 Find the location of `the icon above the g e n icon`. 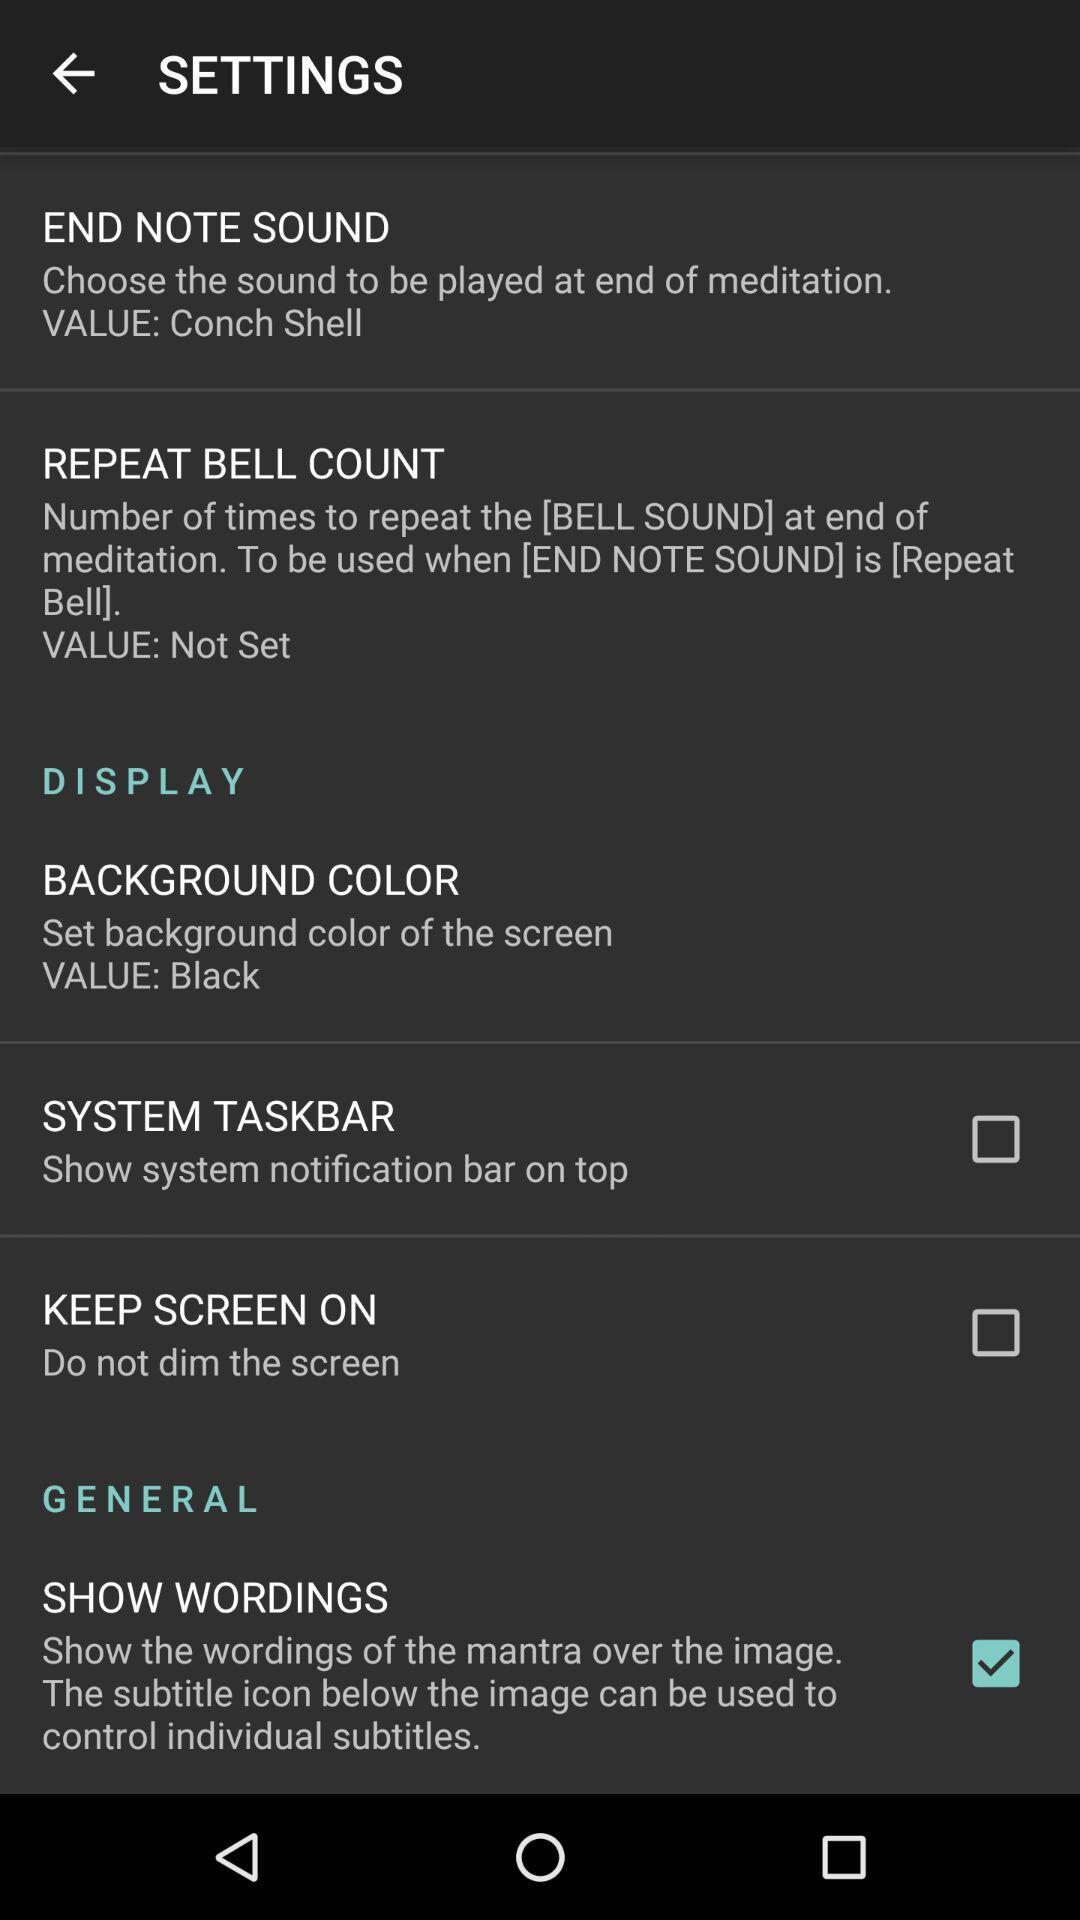

the icon above the g e n icon is located at coordinates (221, 1360).